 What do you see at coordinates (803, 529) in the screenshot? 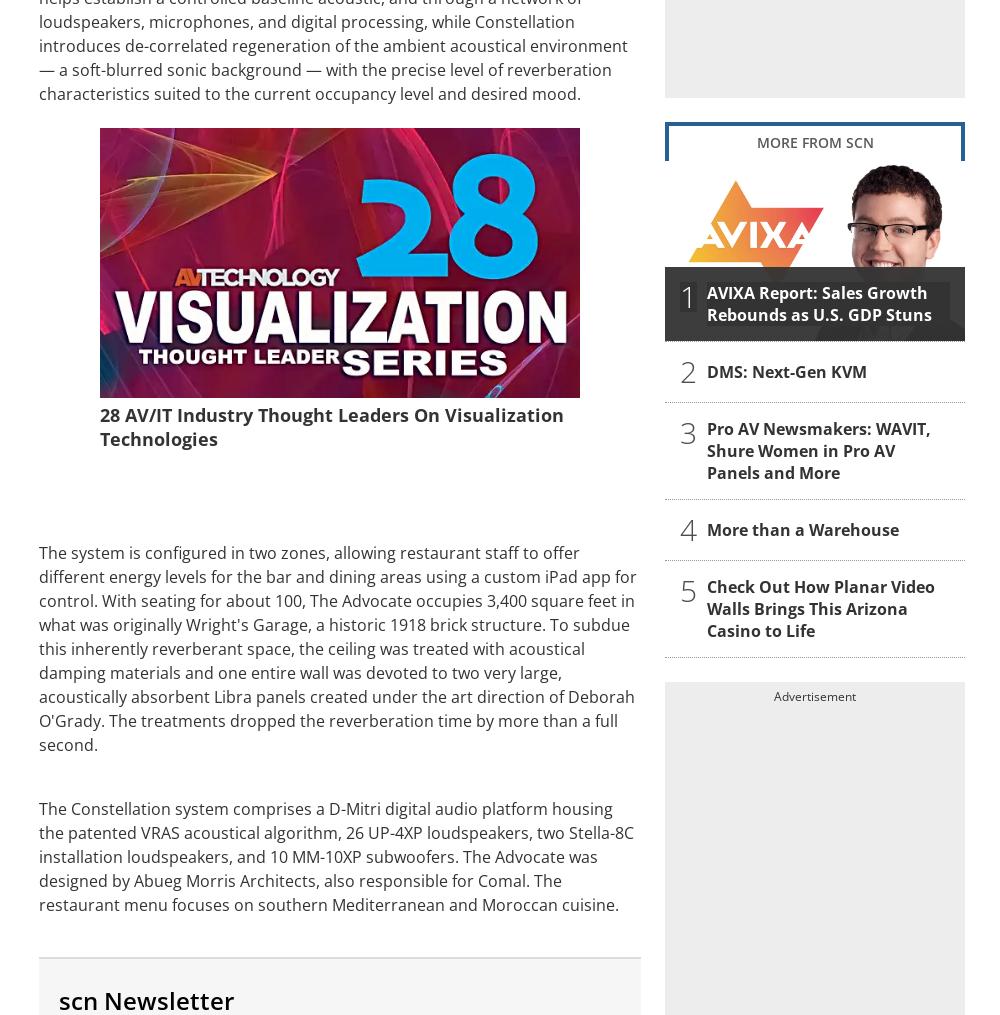
I see `'More than a Warehouse'` at bounding box center [803, 529].